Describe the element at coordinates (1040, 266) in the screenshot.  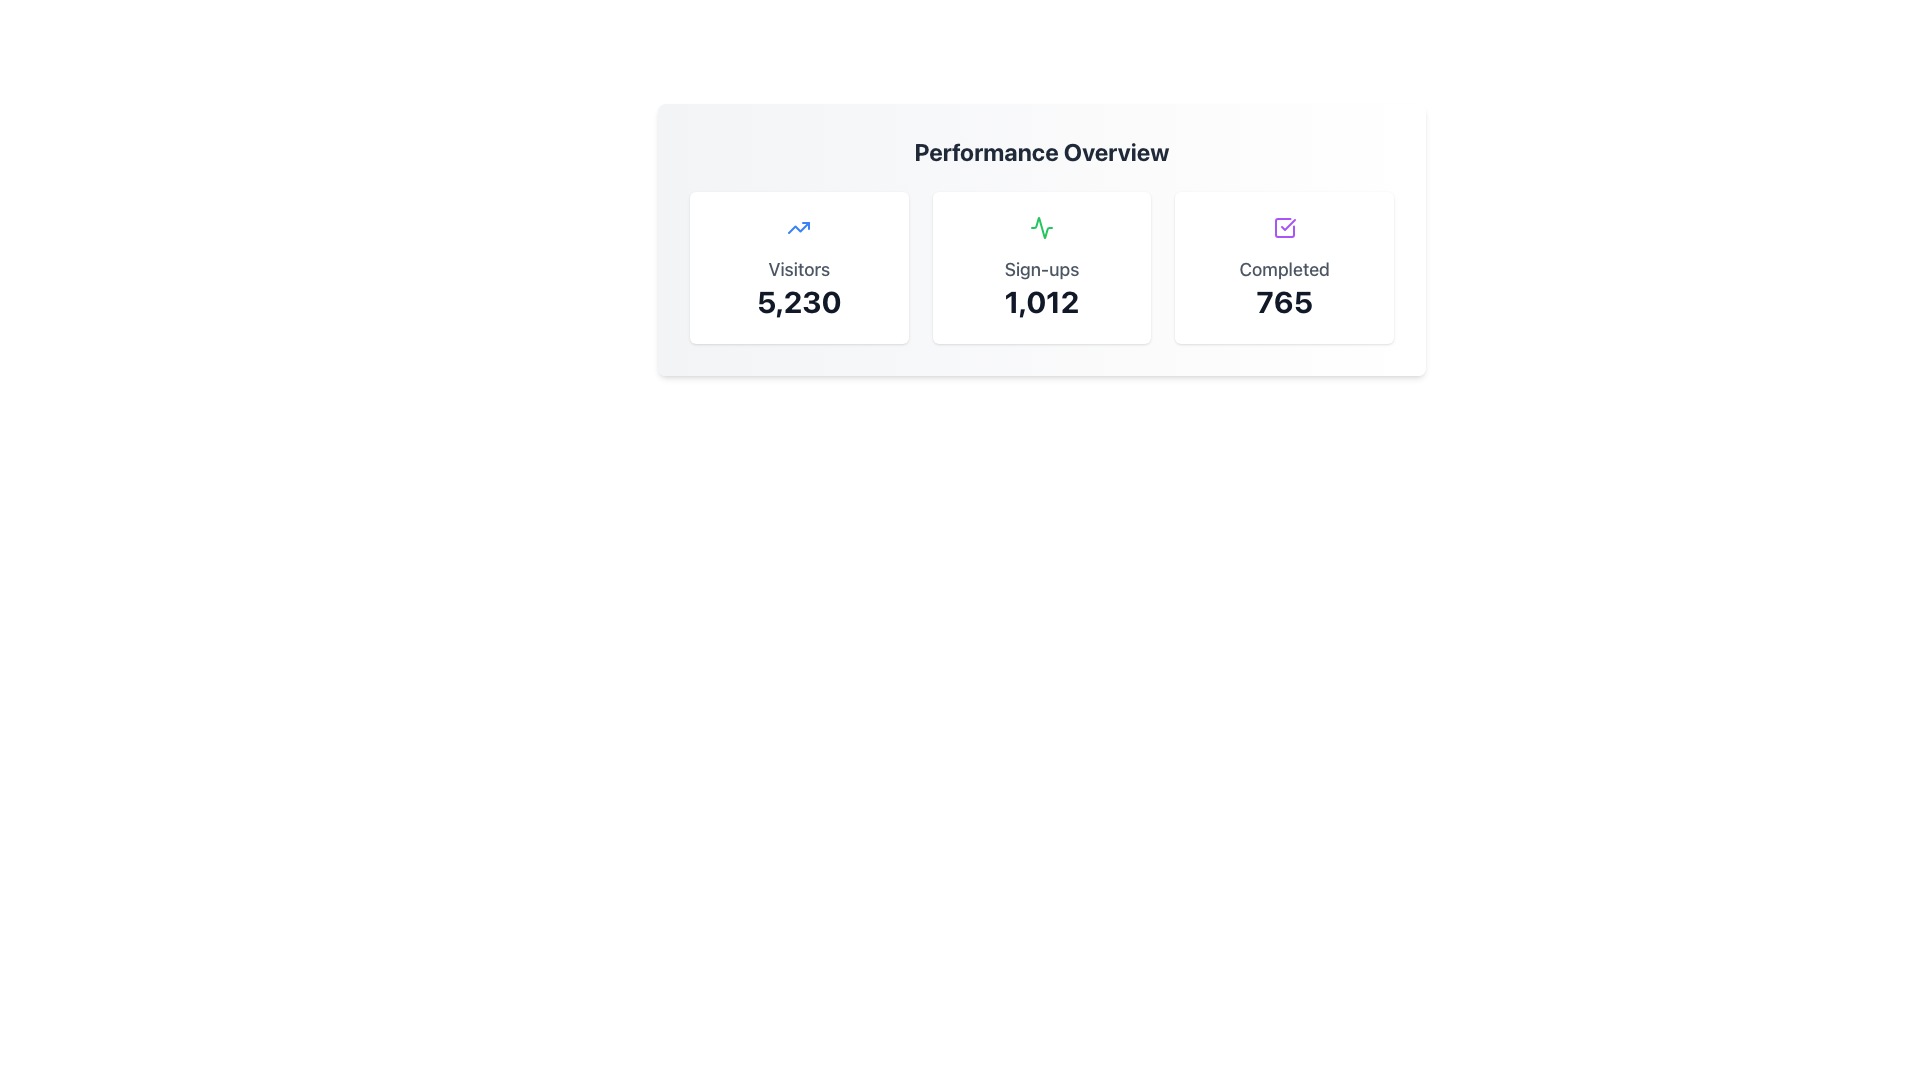
I see `the statistics displayed in the grid layout containing three information cards under the 'Performance Overview' title` at that location.